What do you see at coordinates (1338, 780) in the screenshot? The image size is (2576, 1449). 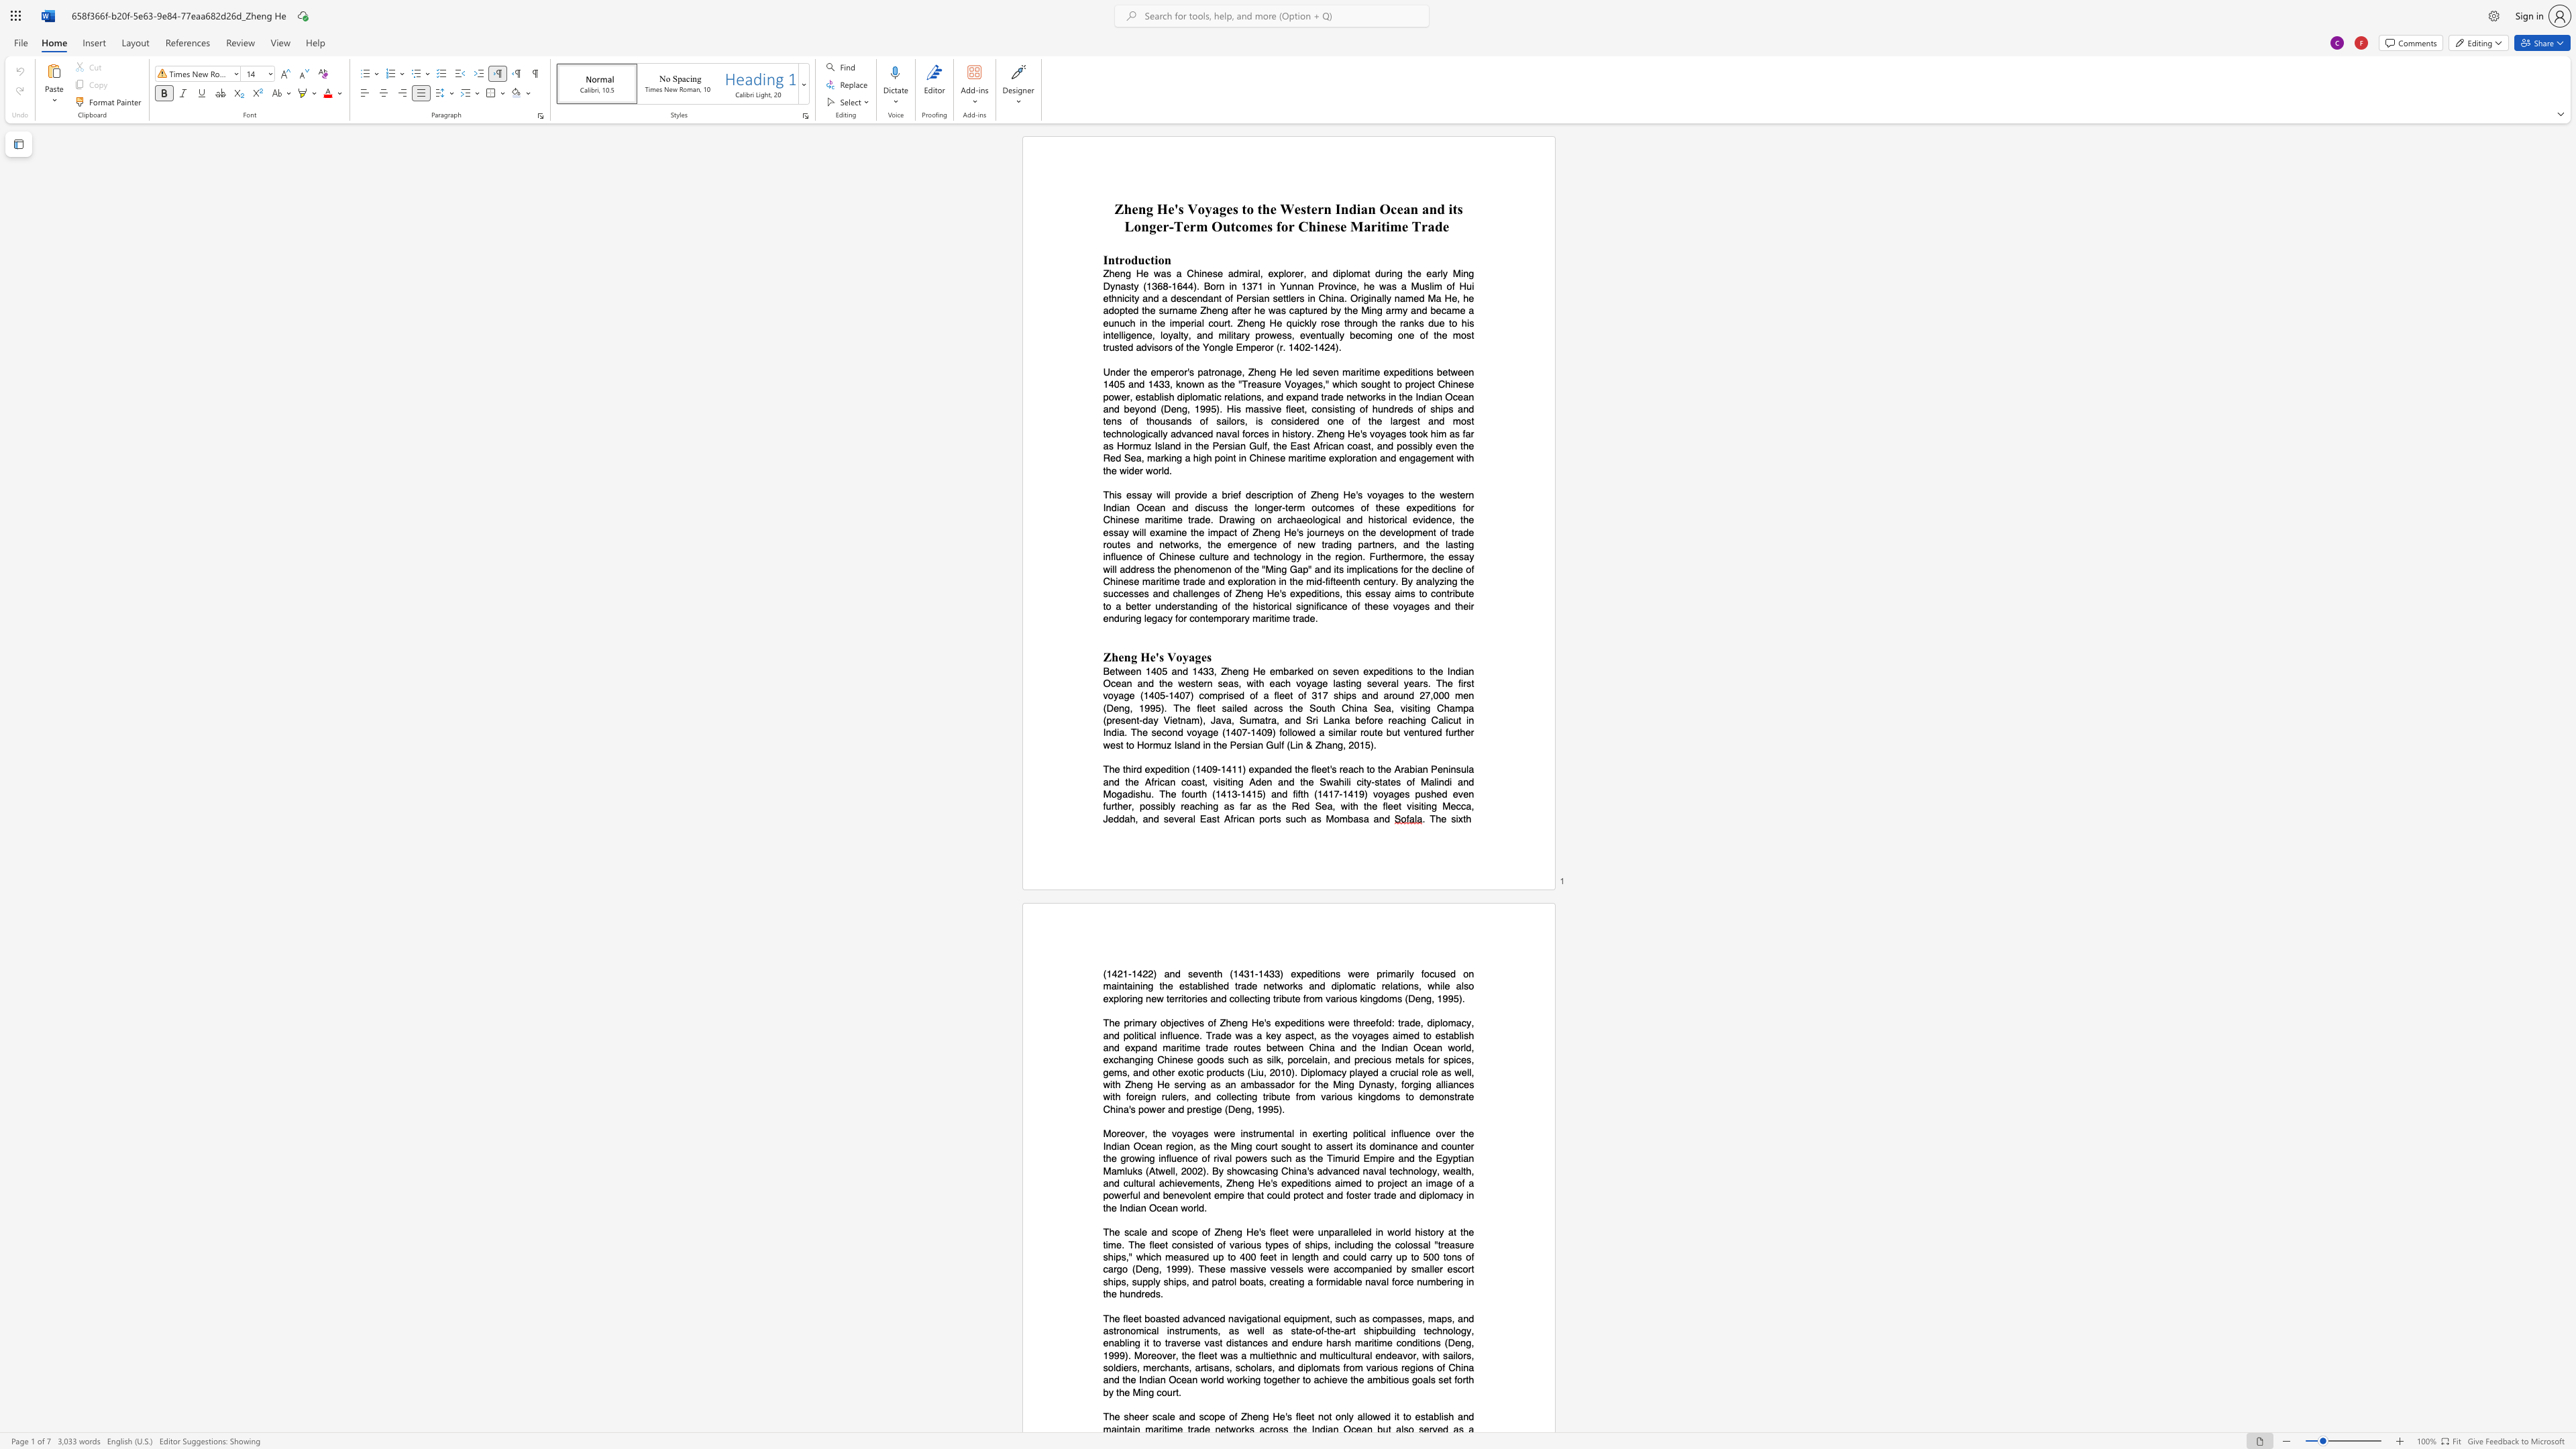 I see `the space between the continuous character "a" and "h" in the text` at bounding box center [1338, 780].